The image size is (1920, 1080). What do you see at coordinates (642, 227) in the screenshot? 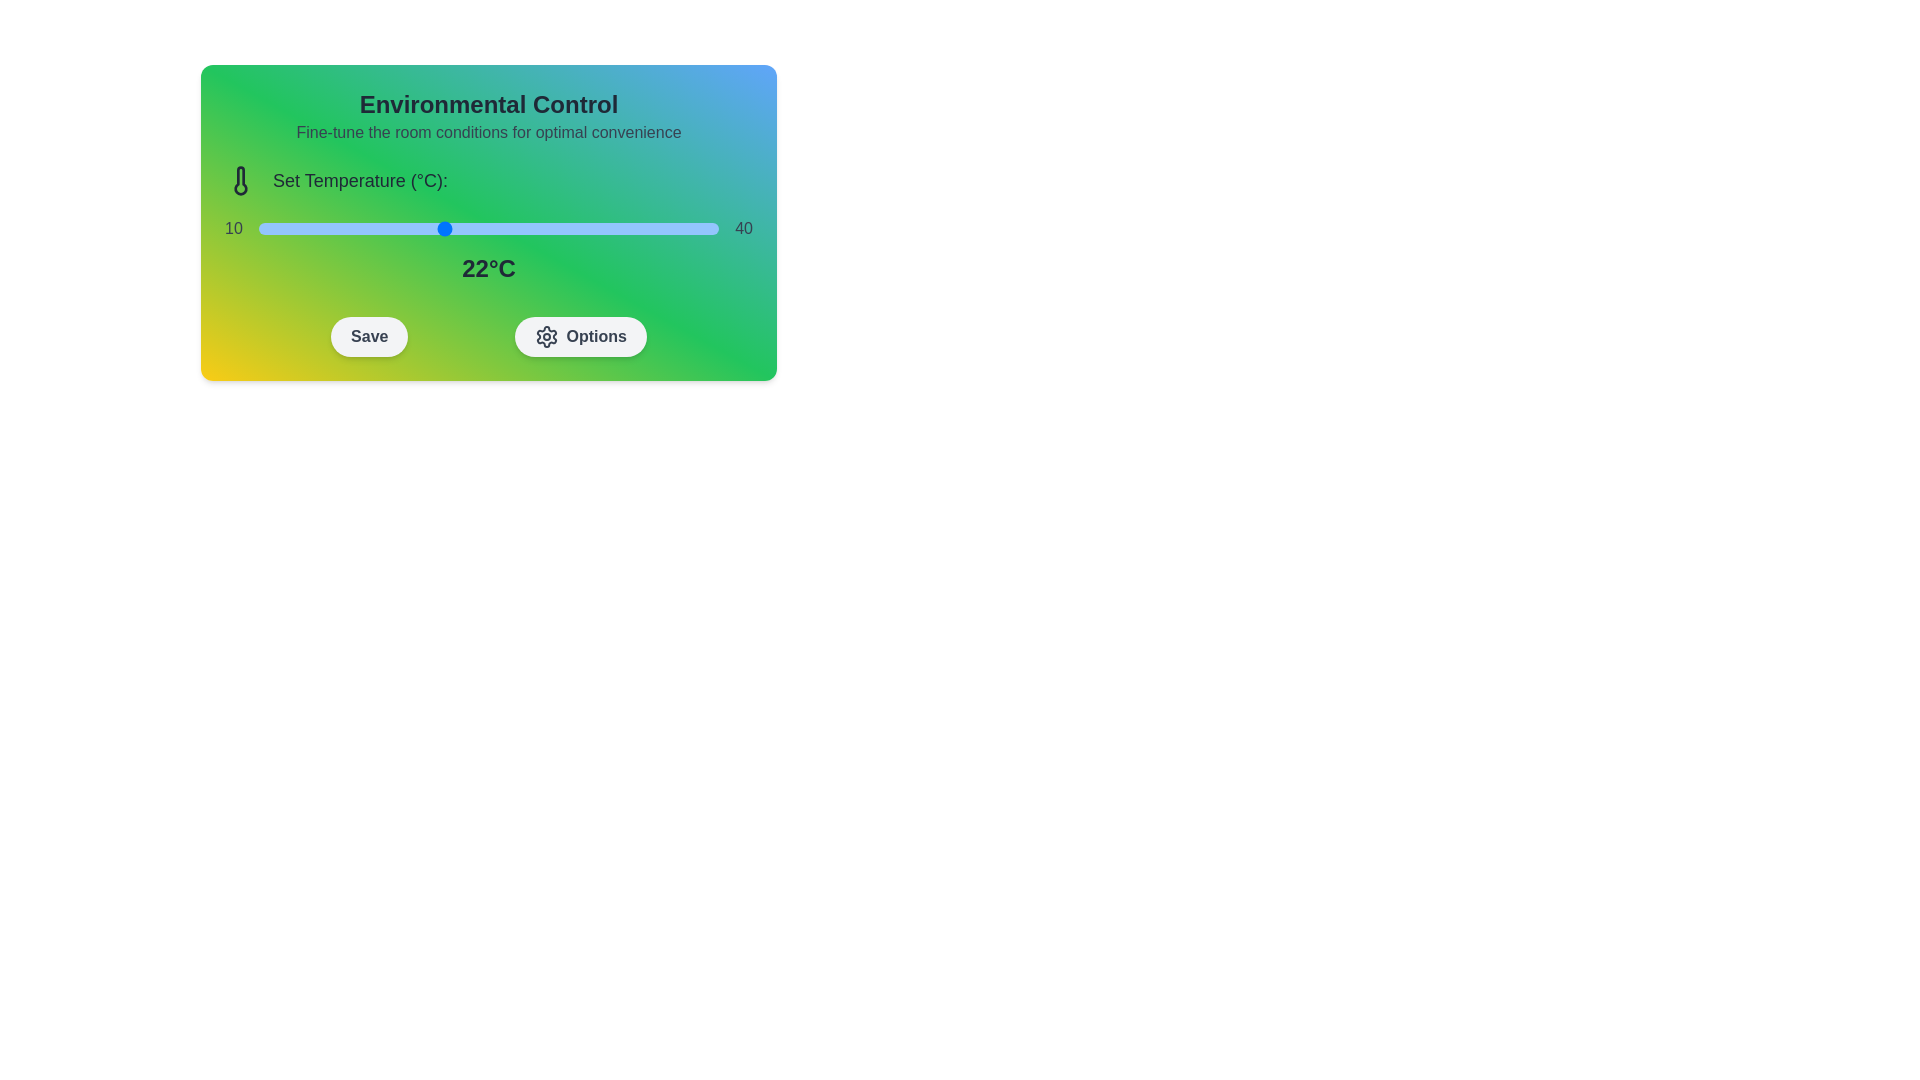
I see `the temperature` at bounding box center [642, 227].